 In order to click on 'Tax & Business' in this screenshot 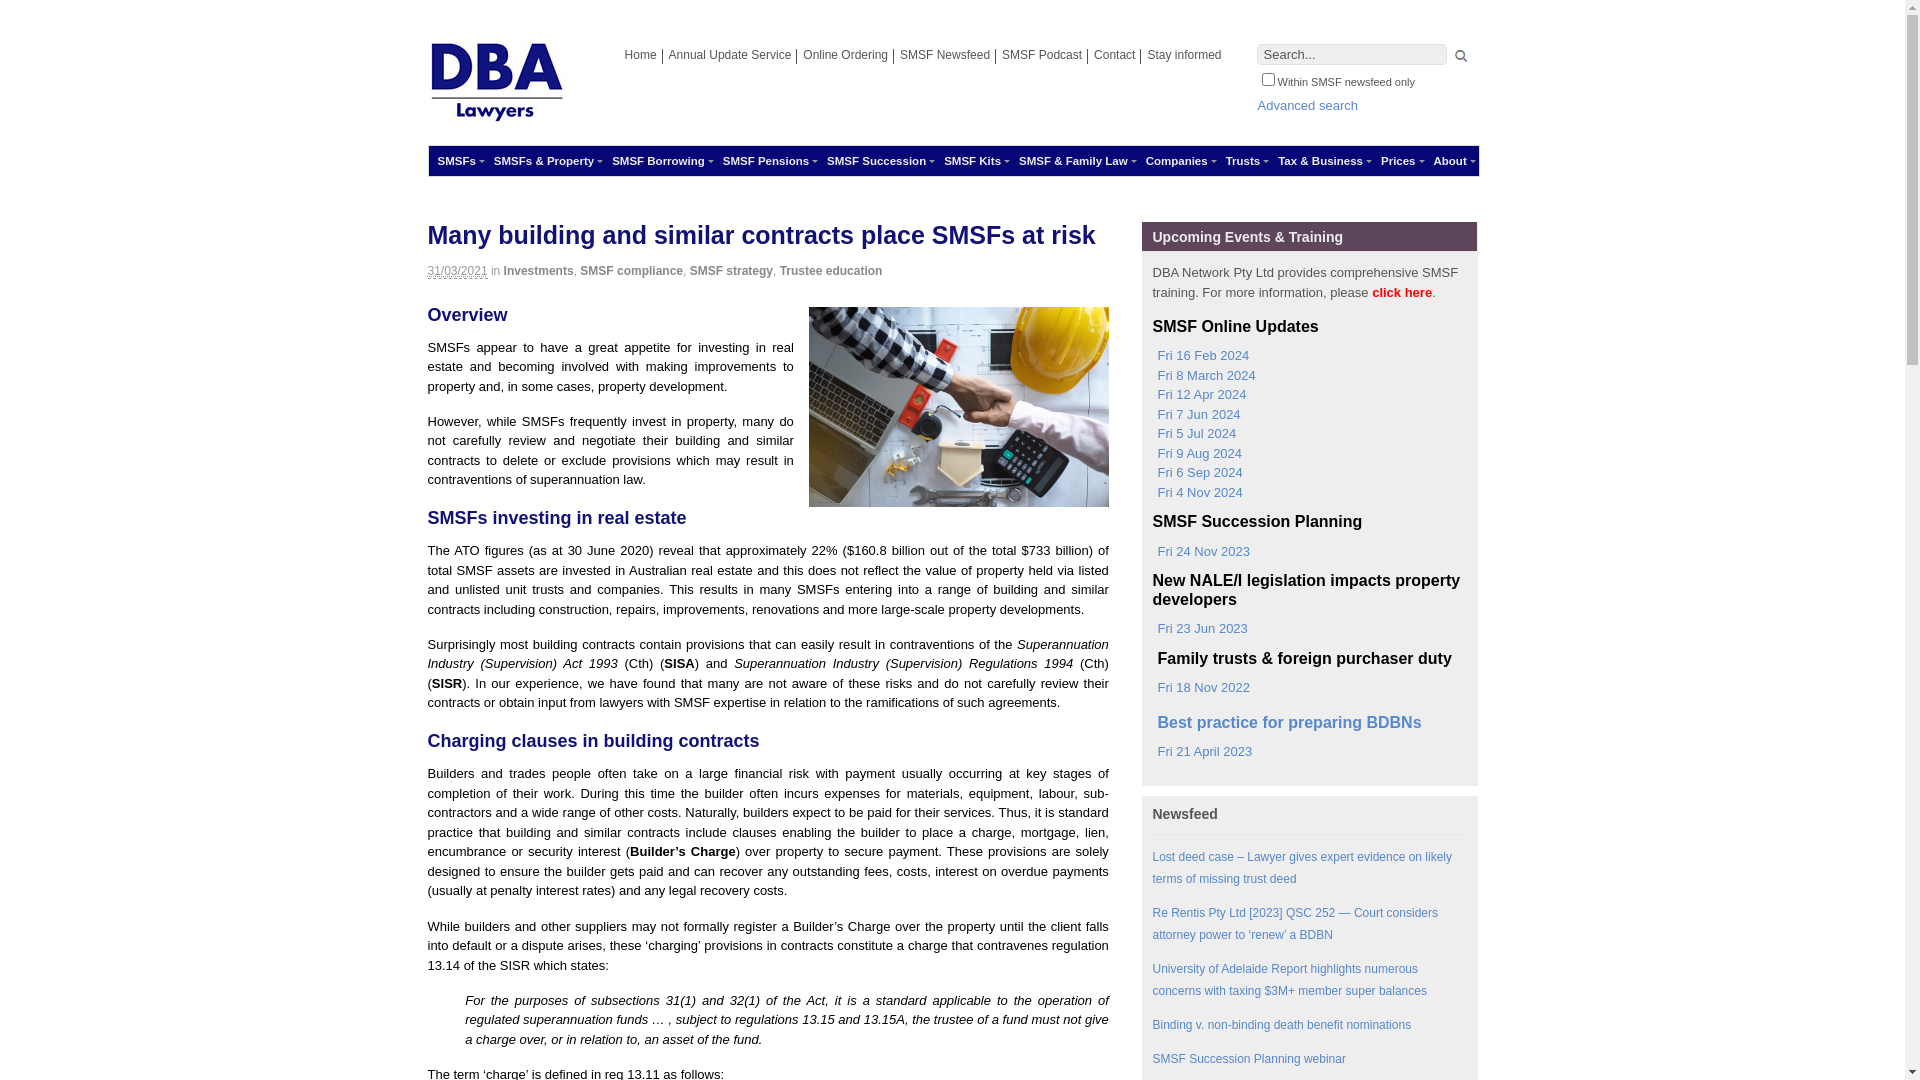, I will do `click(1320, 160)`.